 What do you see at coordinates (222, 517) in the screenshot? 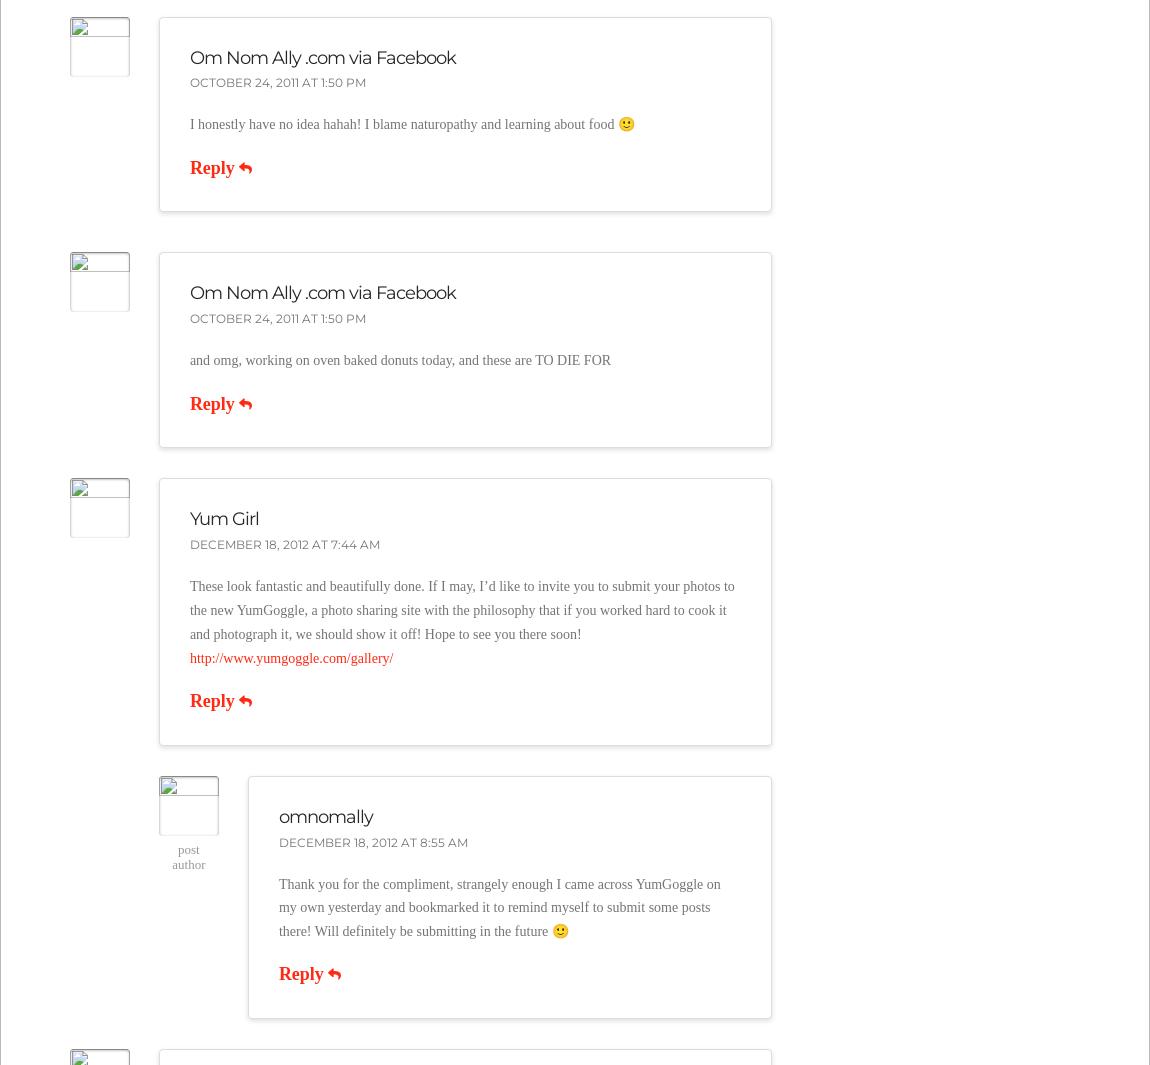
I see `'Yum Girl'` at bounding box center [222, 517].